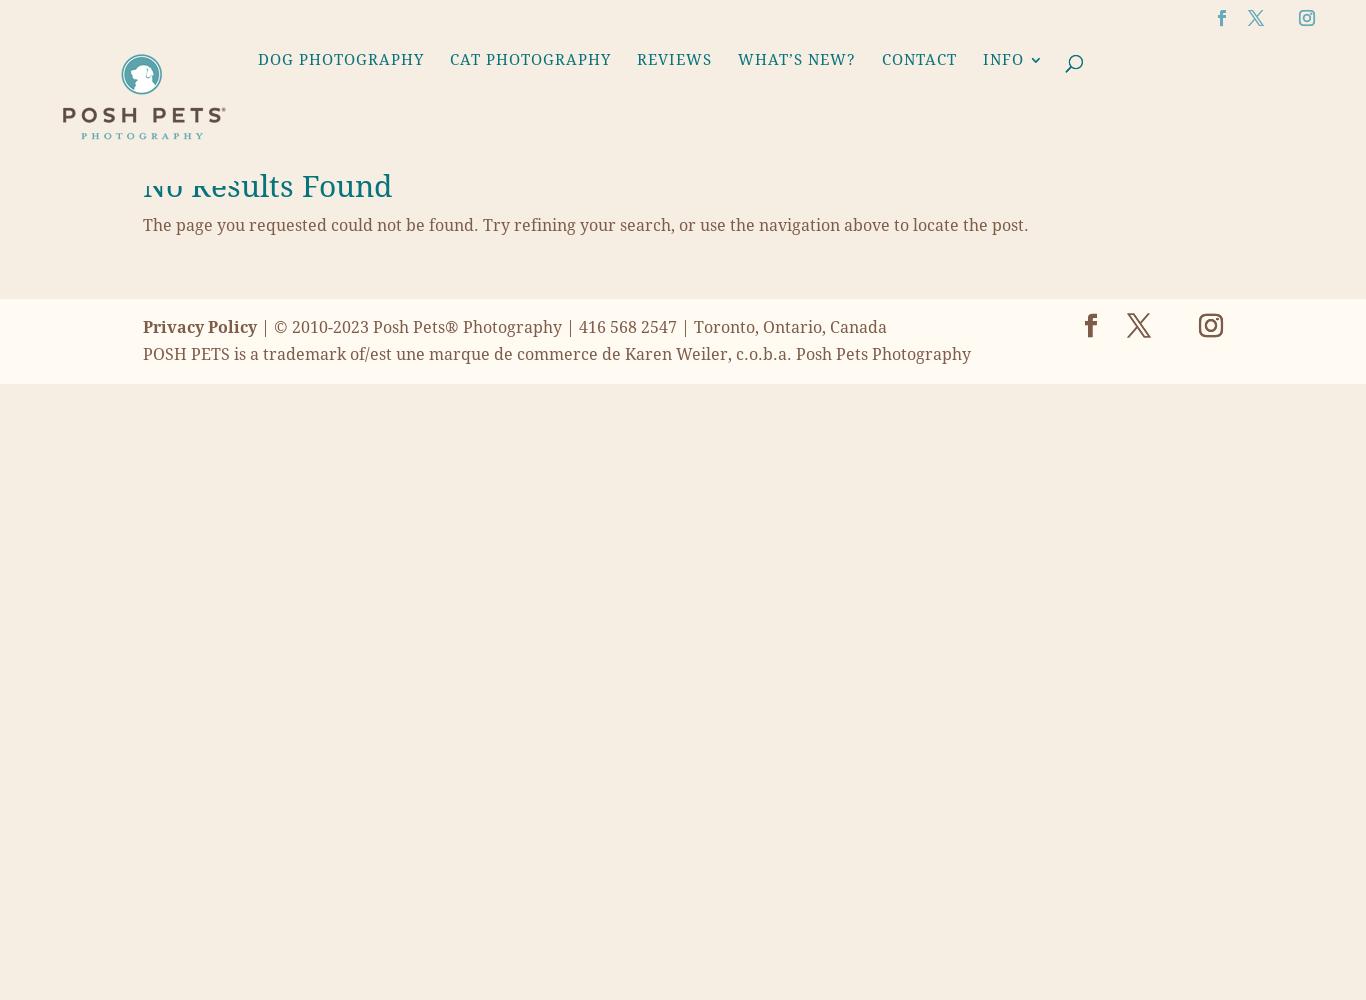 Image resolution: width=1366 pixels, height=1000 pixels. I want to click on 'Contact', so click(919, 59).